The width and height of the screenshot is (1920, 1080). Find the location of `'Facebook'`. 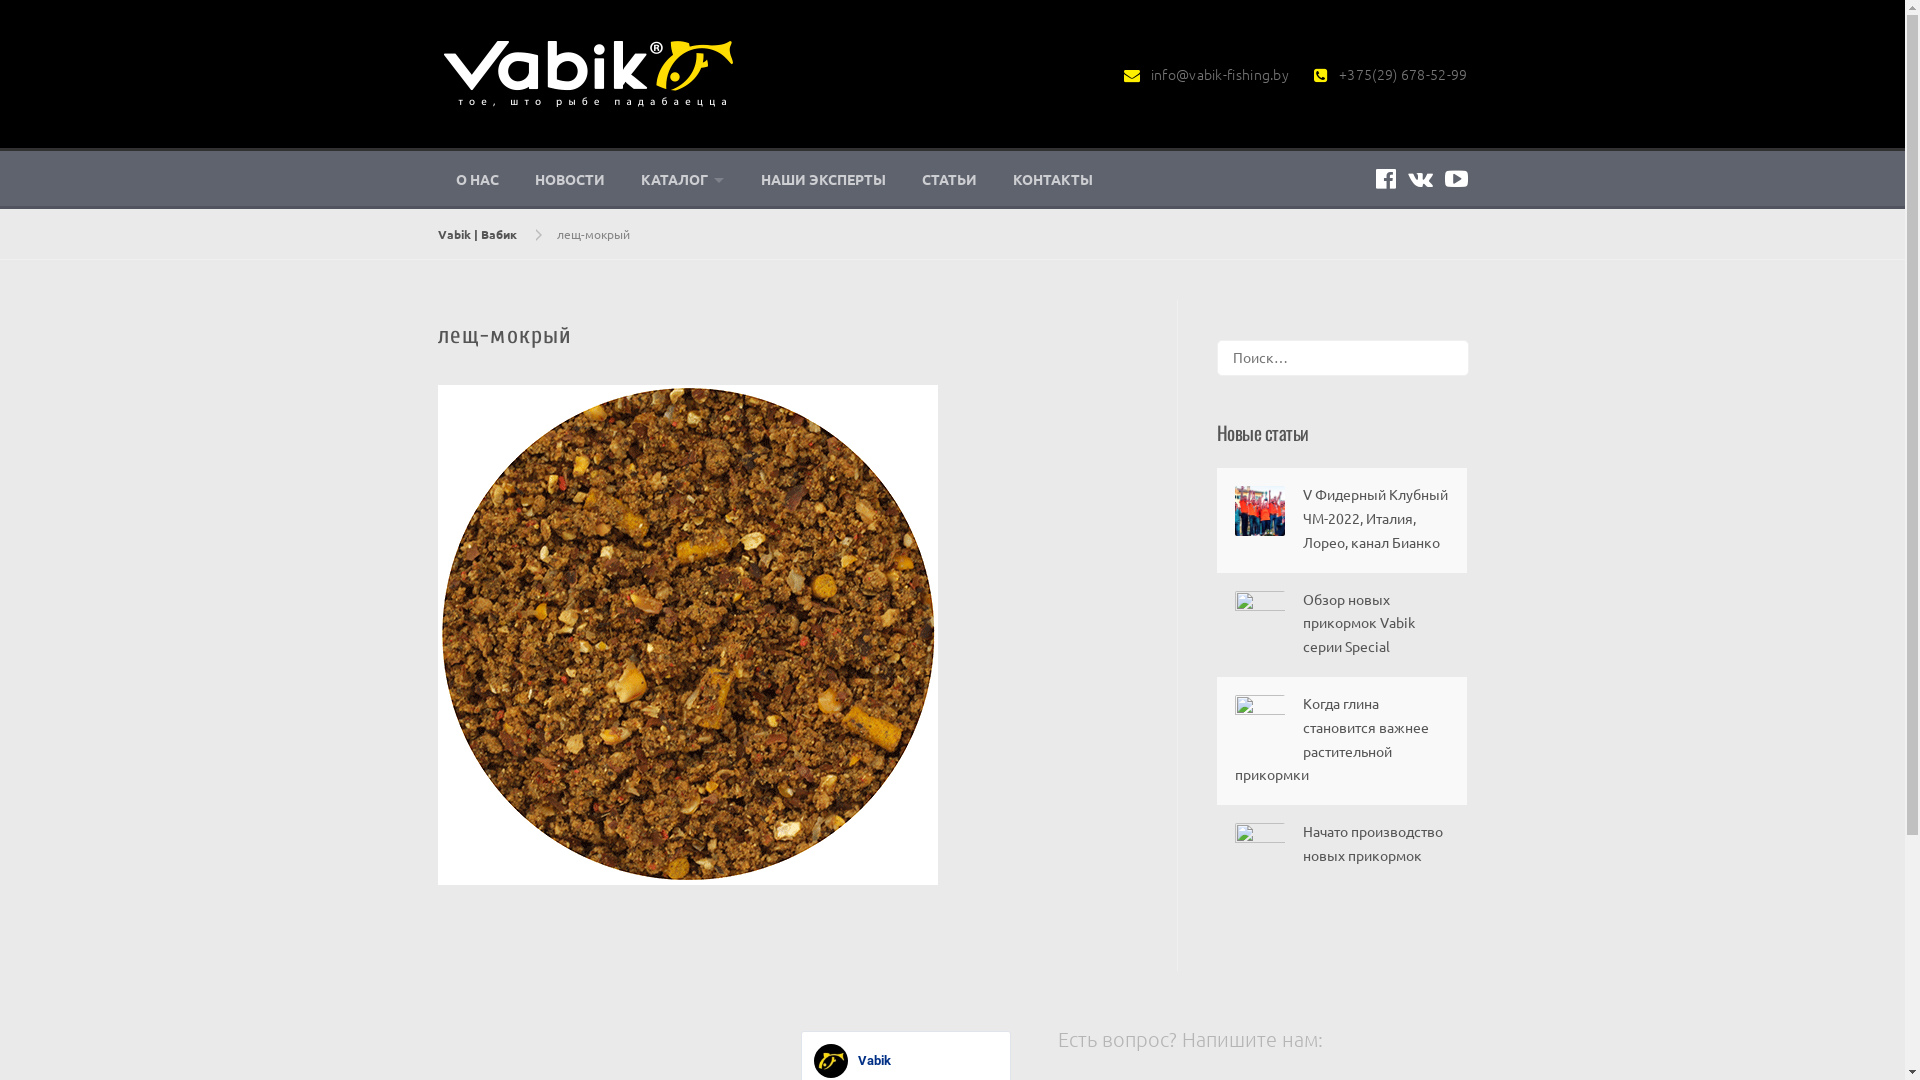

'Facebook' is located at coordinates (1385, 176).